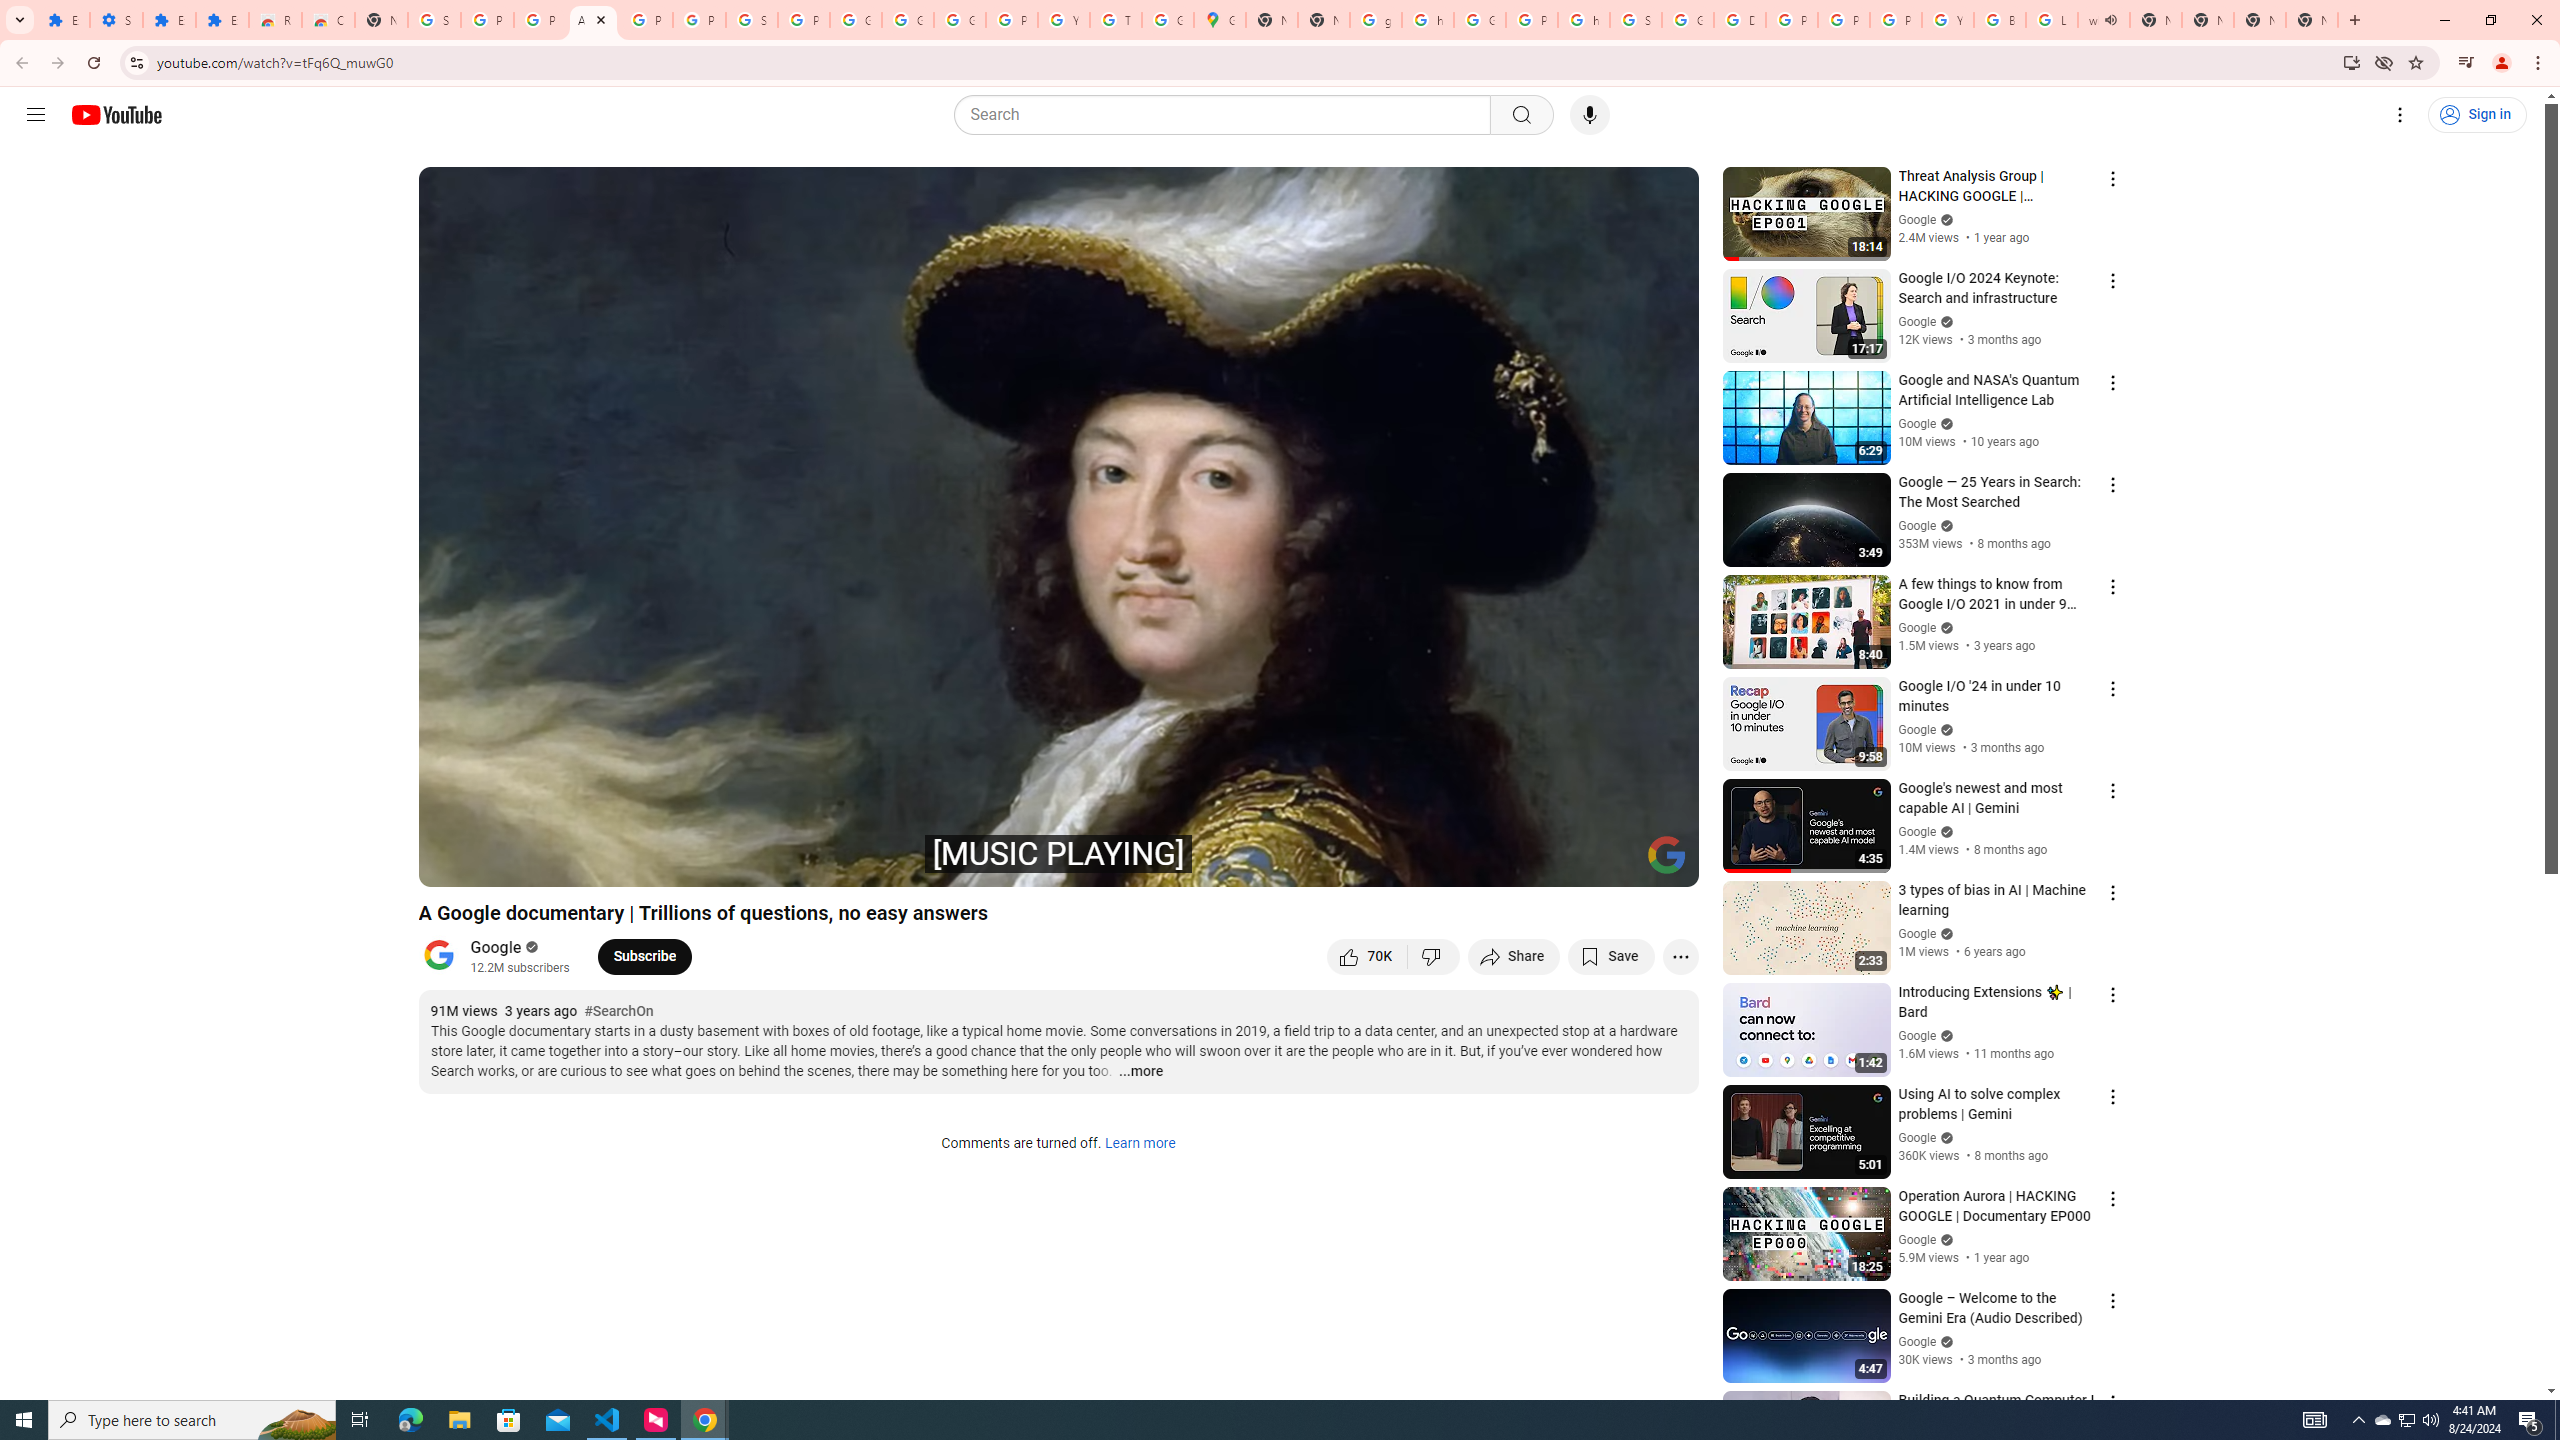  What do you see at coordinates (452, 862) in the screenshot?
I see `'Pause (k)'` at bounding box center [452, 862].